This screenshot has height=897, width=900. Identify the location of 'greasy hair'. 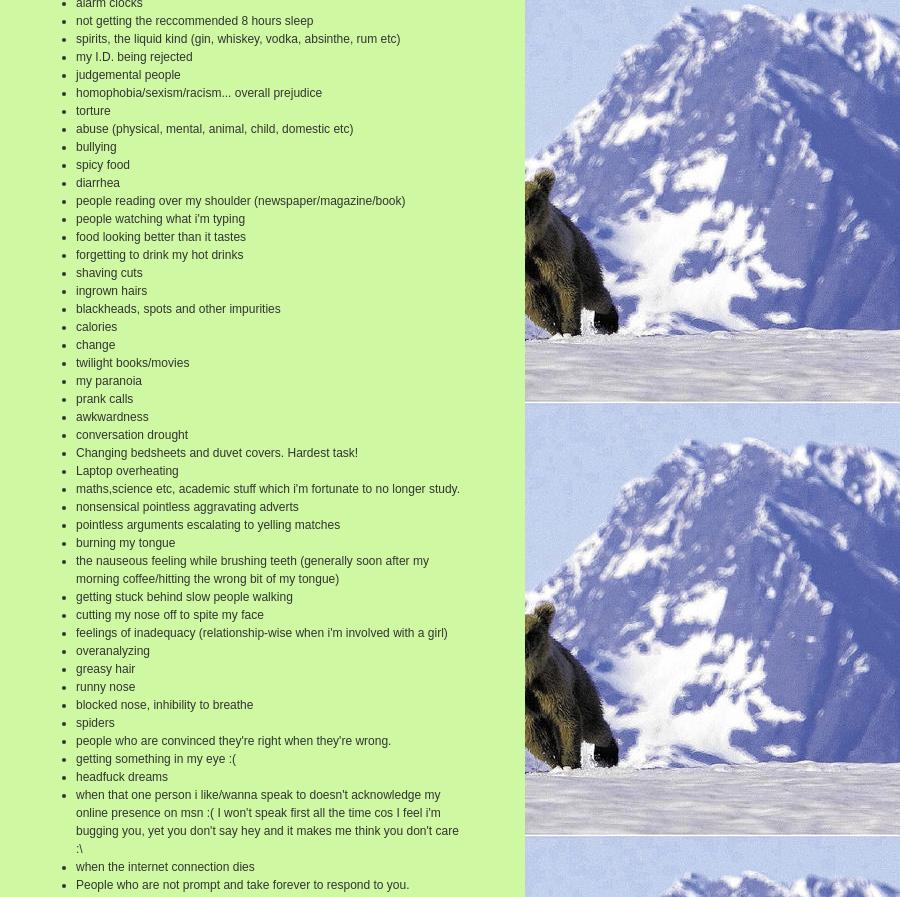
(104, 668).